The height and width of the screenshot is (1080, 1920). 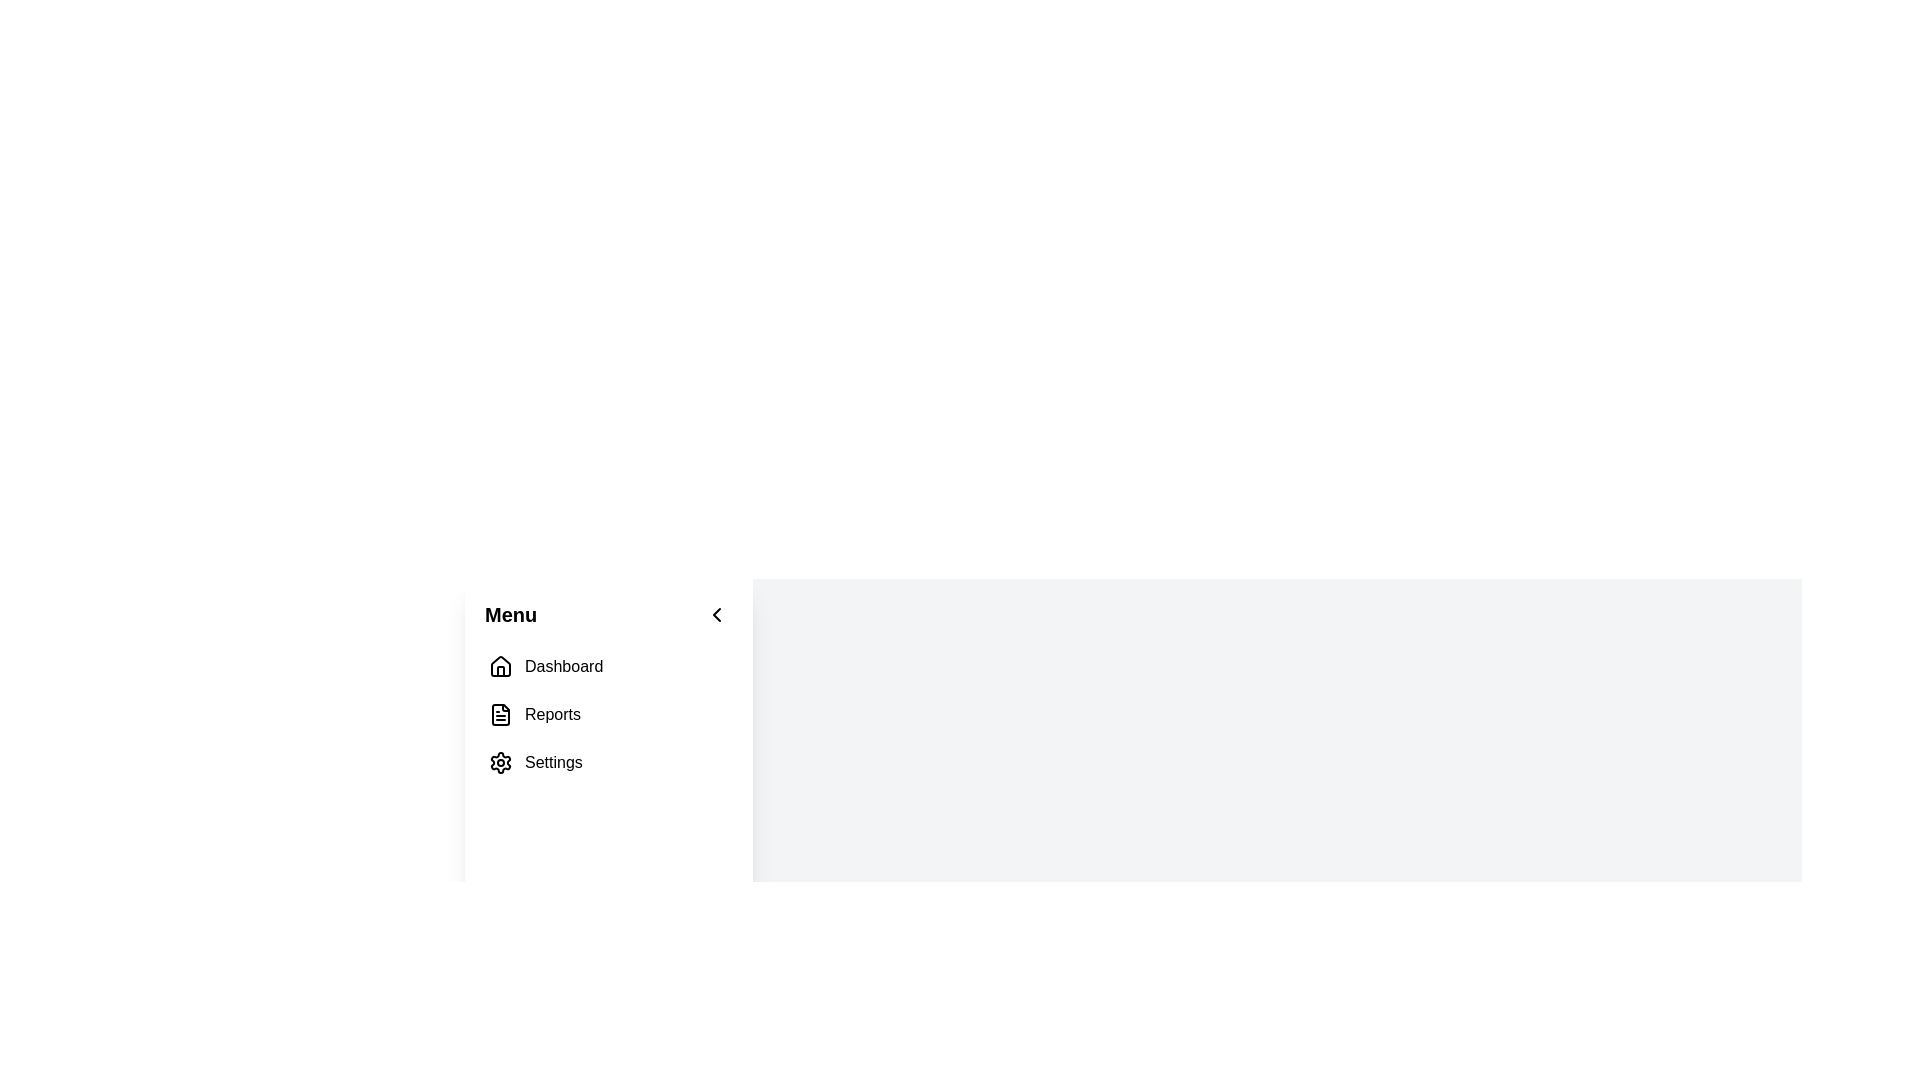 What do you see at coordinates (716, 613) in the screenshot?
I see `the back or collapse button located to the right of the 'Menu' title to change the background color` at bounding box center [716, 613].